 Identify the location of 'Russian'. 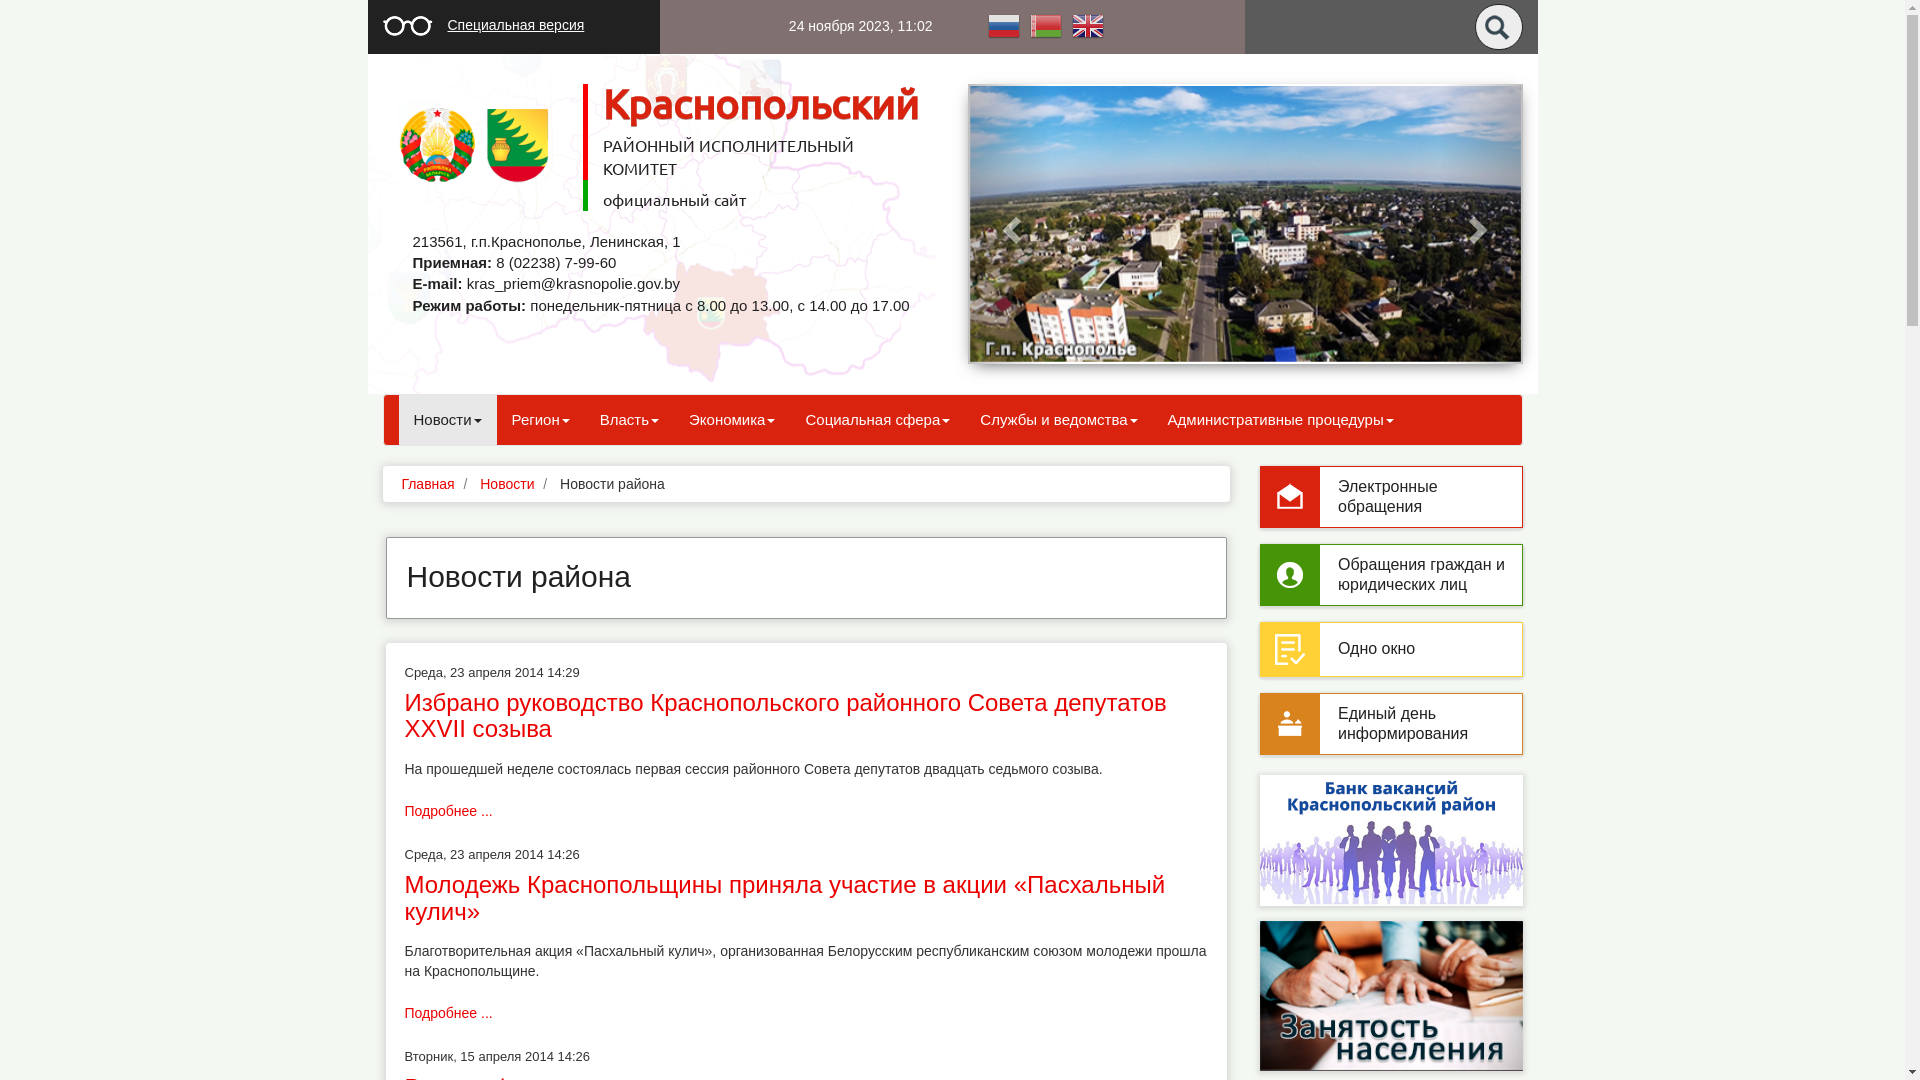
(982, 24).